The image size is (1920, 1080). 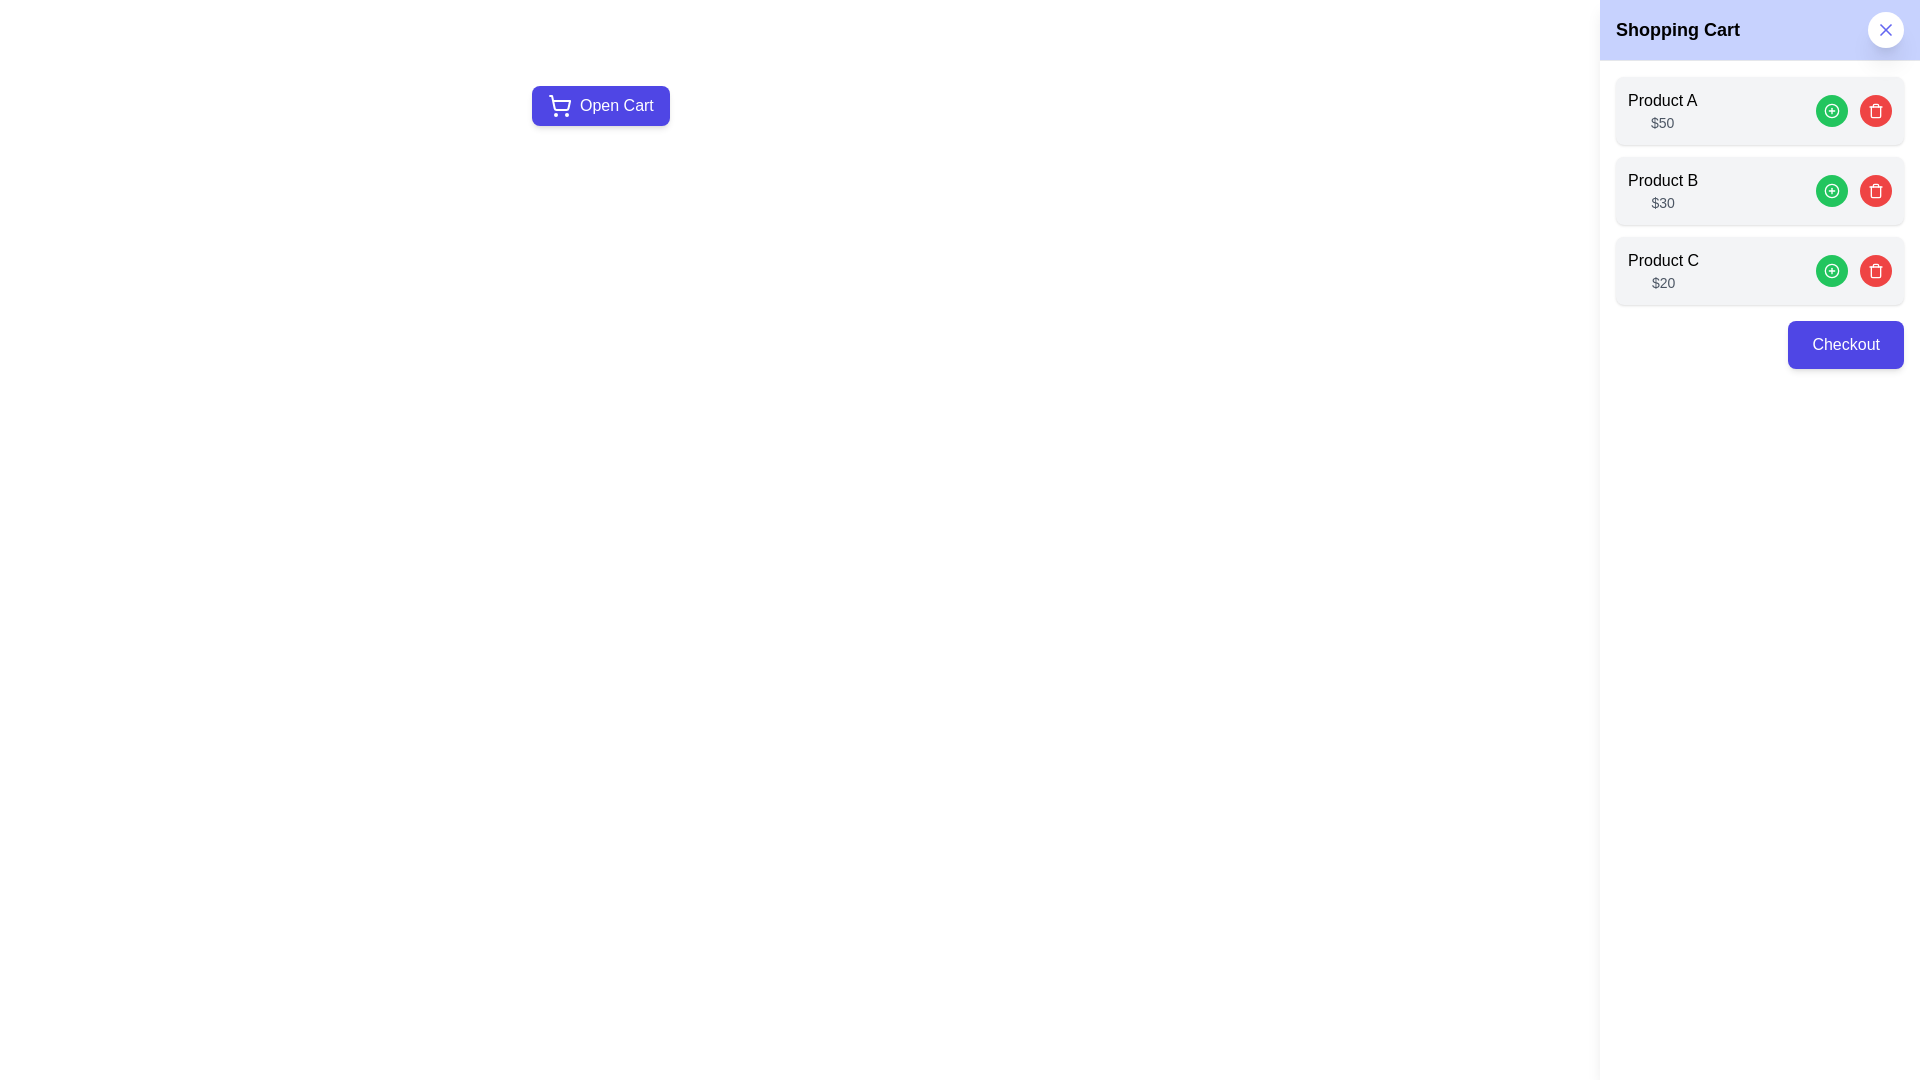 I want to click on the red 'Trash' button for the product identified by its name Product B, so click(x=1875, y=191).